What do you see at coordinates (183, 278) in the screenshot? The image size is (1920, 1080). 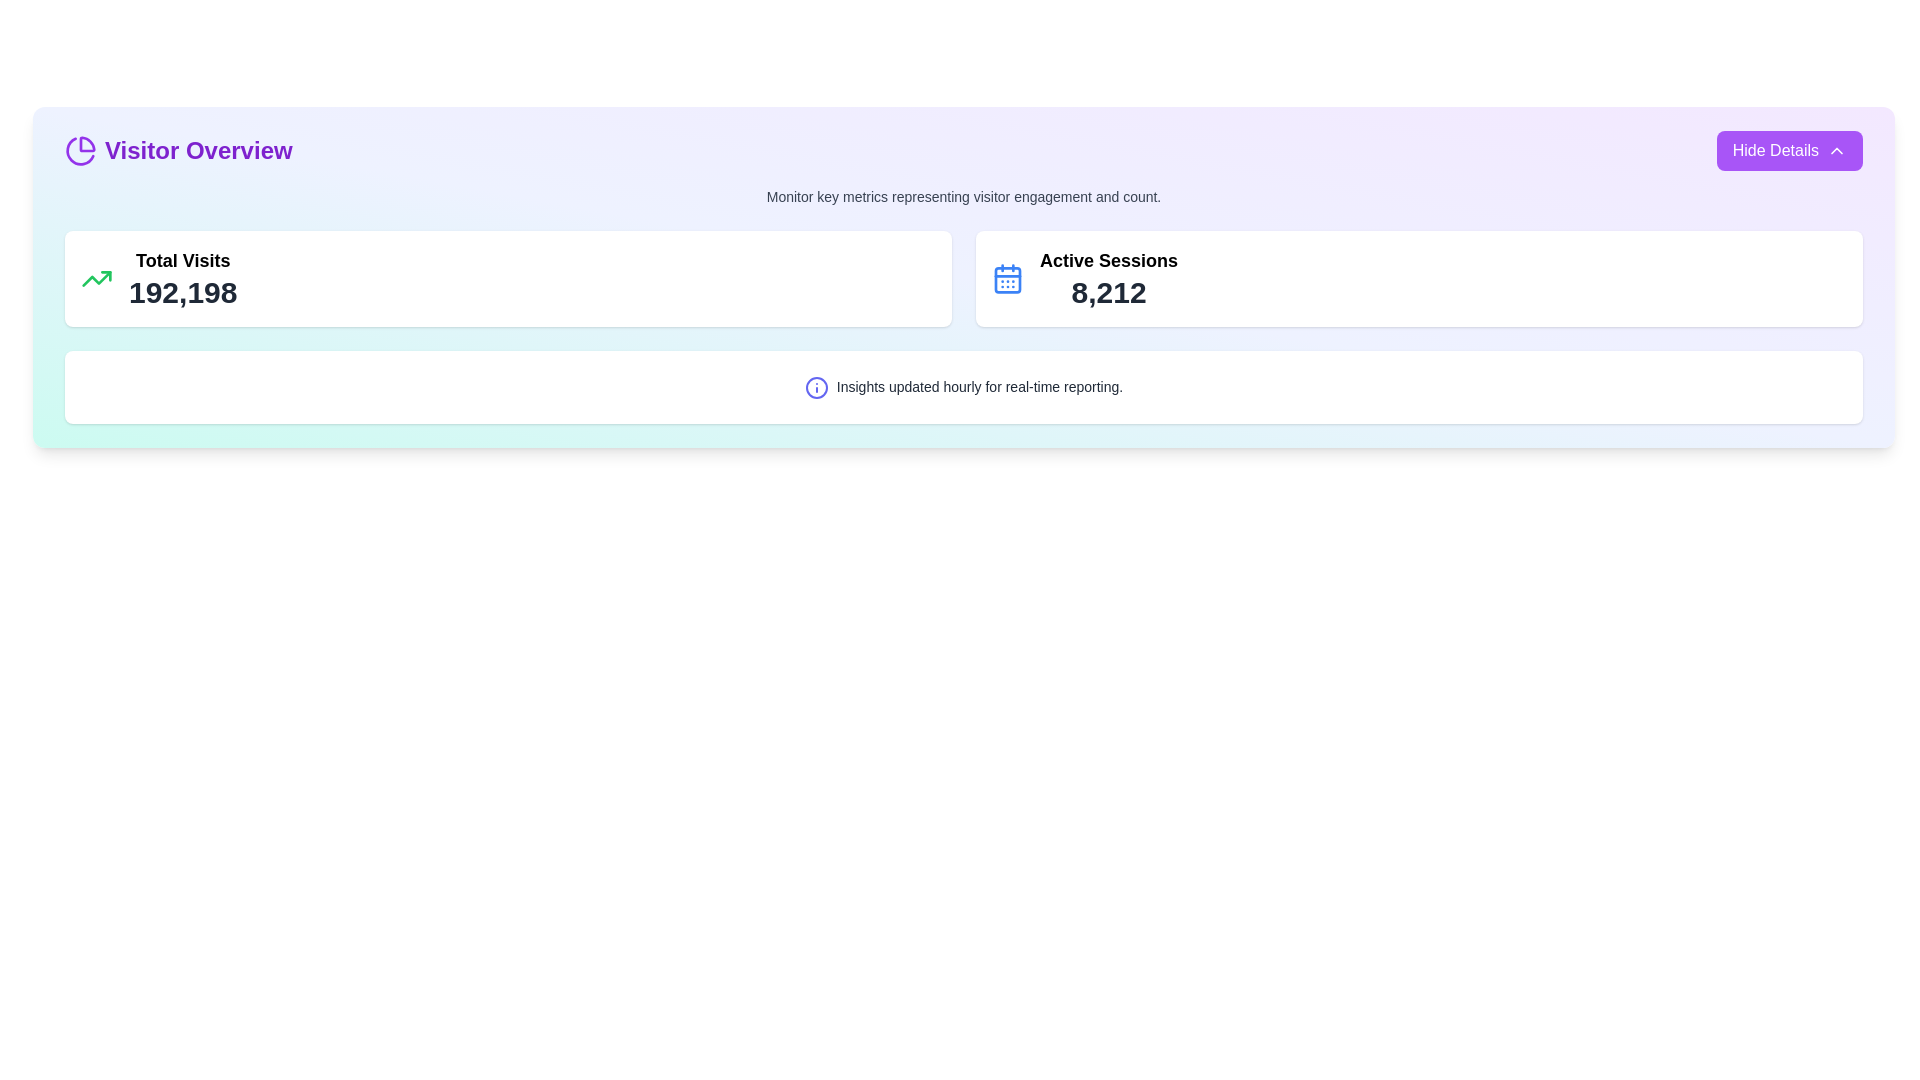 I see `displayed text from the metric display component showing the total number of visits, located under the 'Visitor Overview' section and to the right of the green upward-trending icon` at bounding box center [183, 278].